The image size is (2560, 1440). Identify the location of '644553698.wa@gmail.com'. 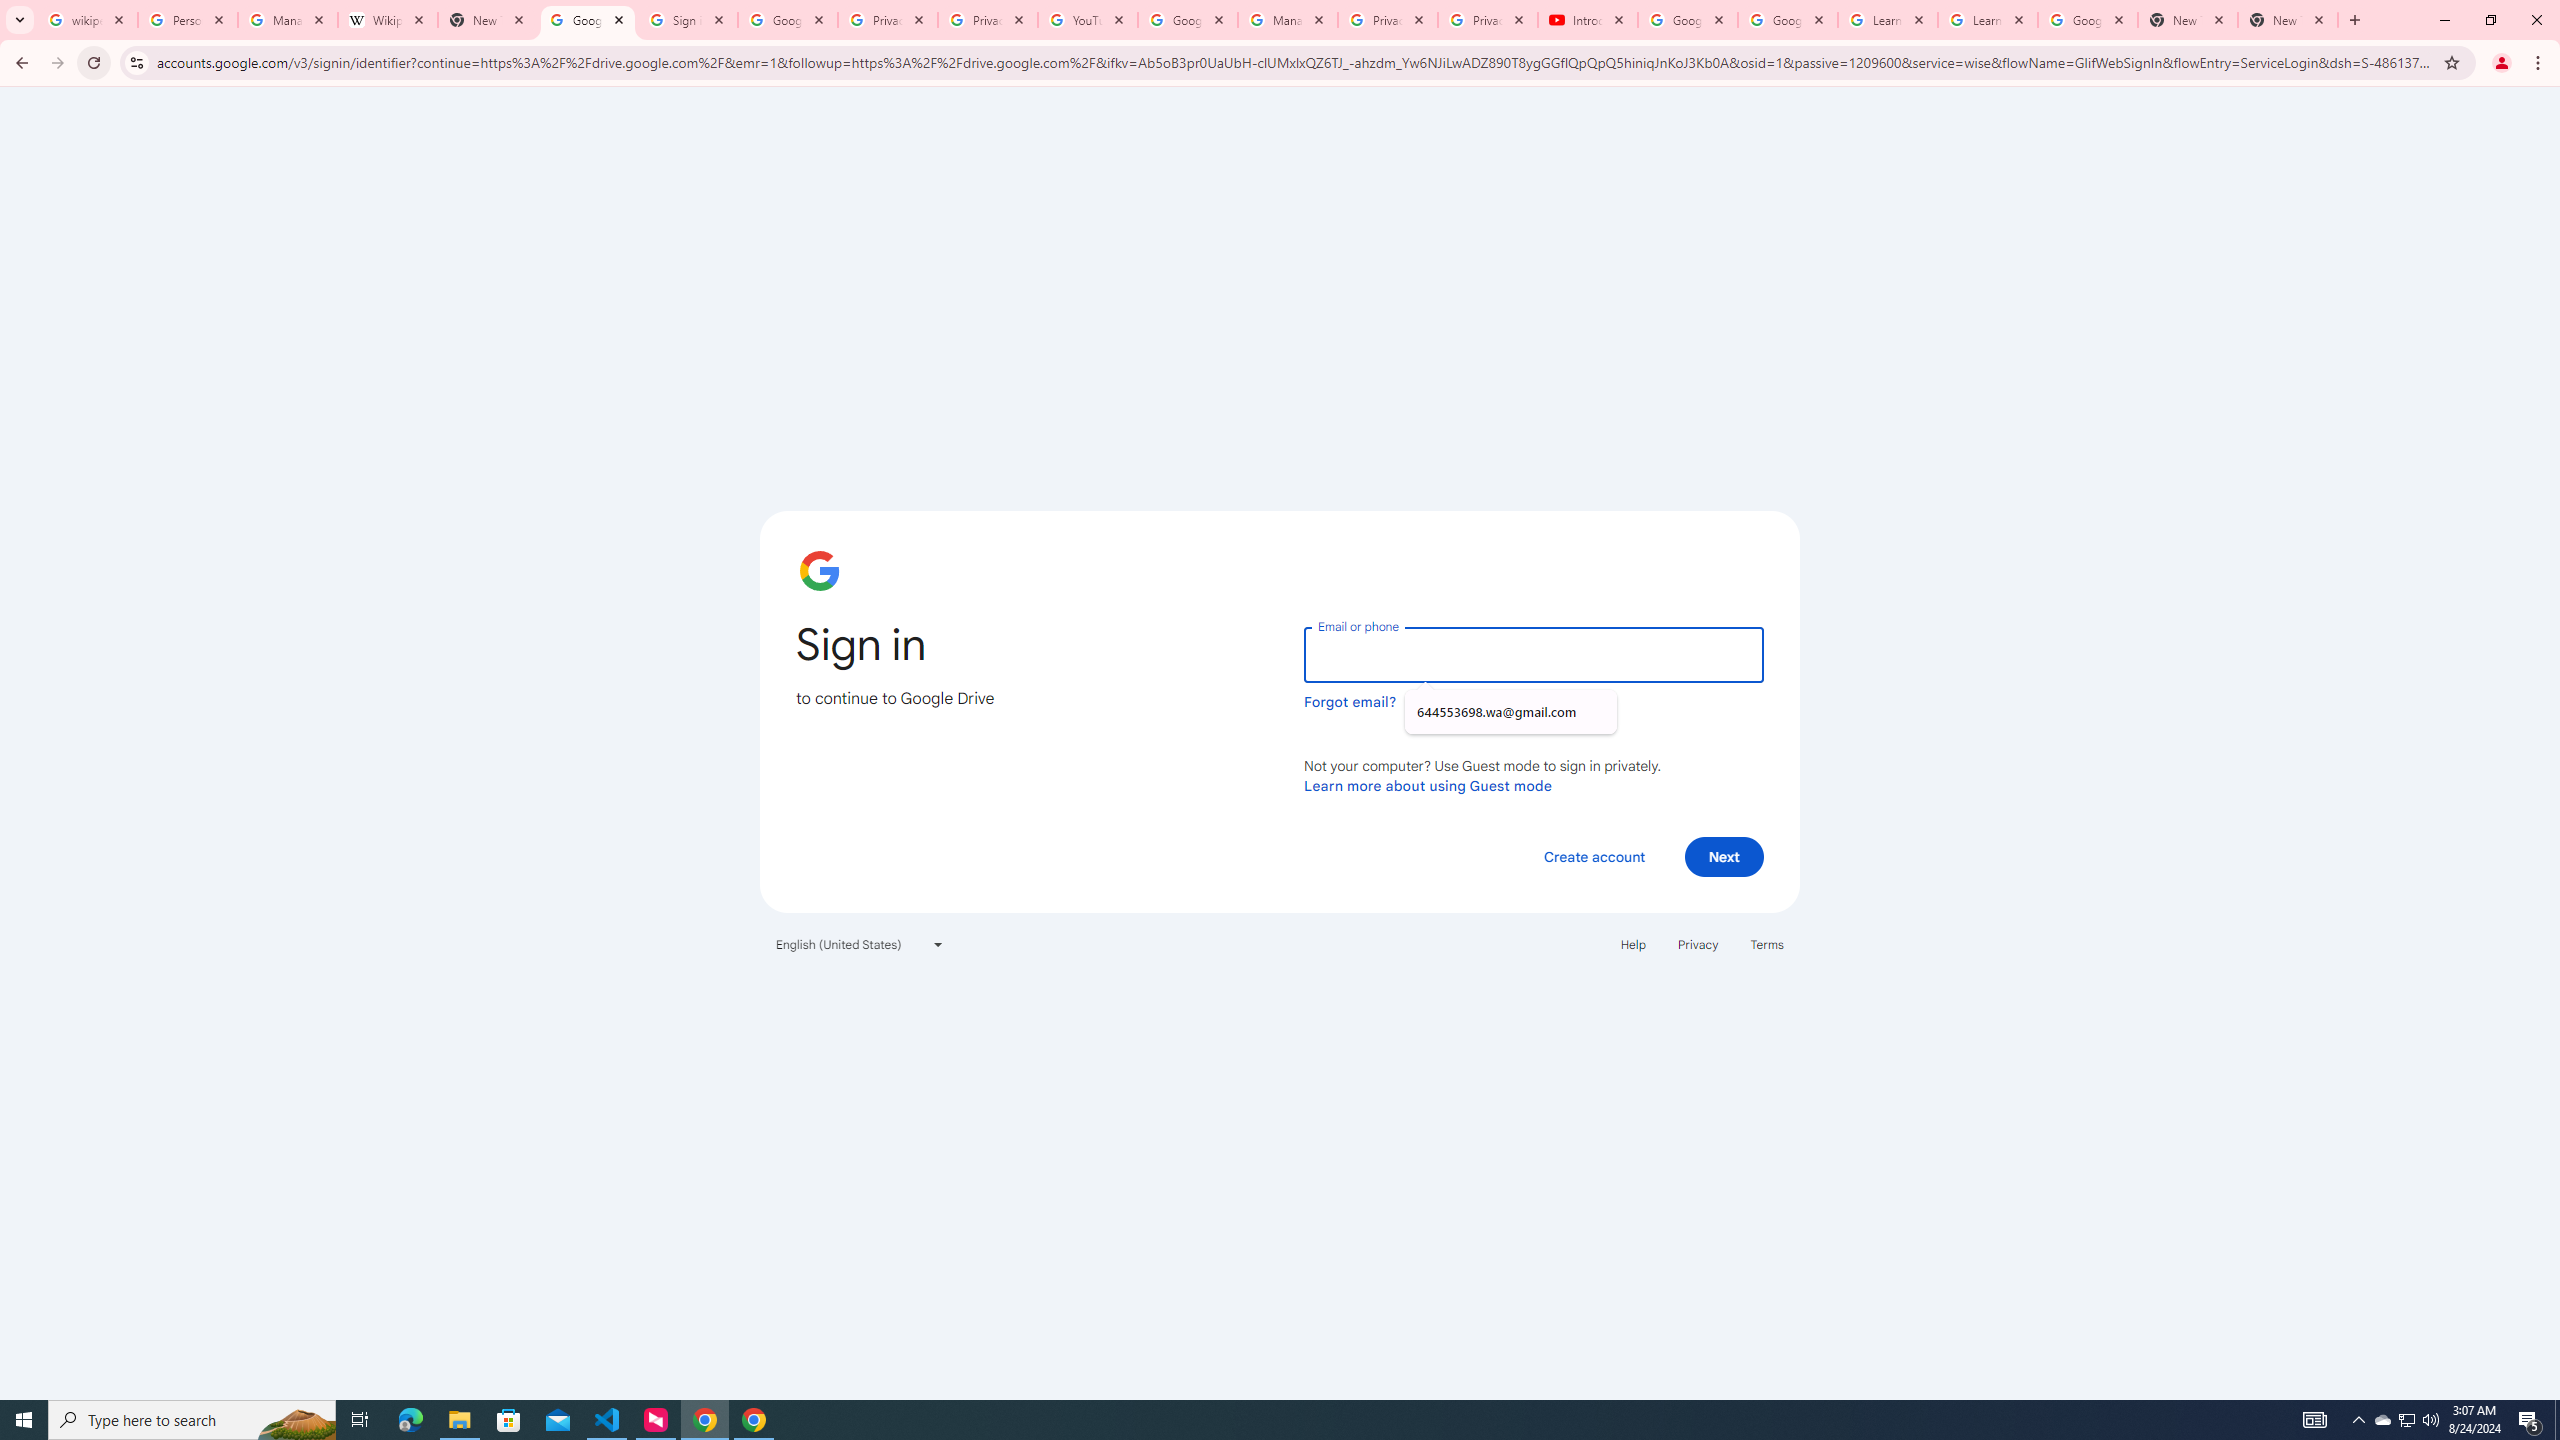
(1509, 712).